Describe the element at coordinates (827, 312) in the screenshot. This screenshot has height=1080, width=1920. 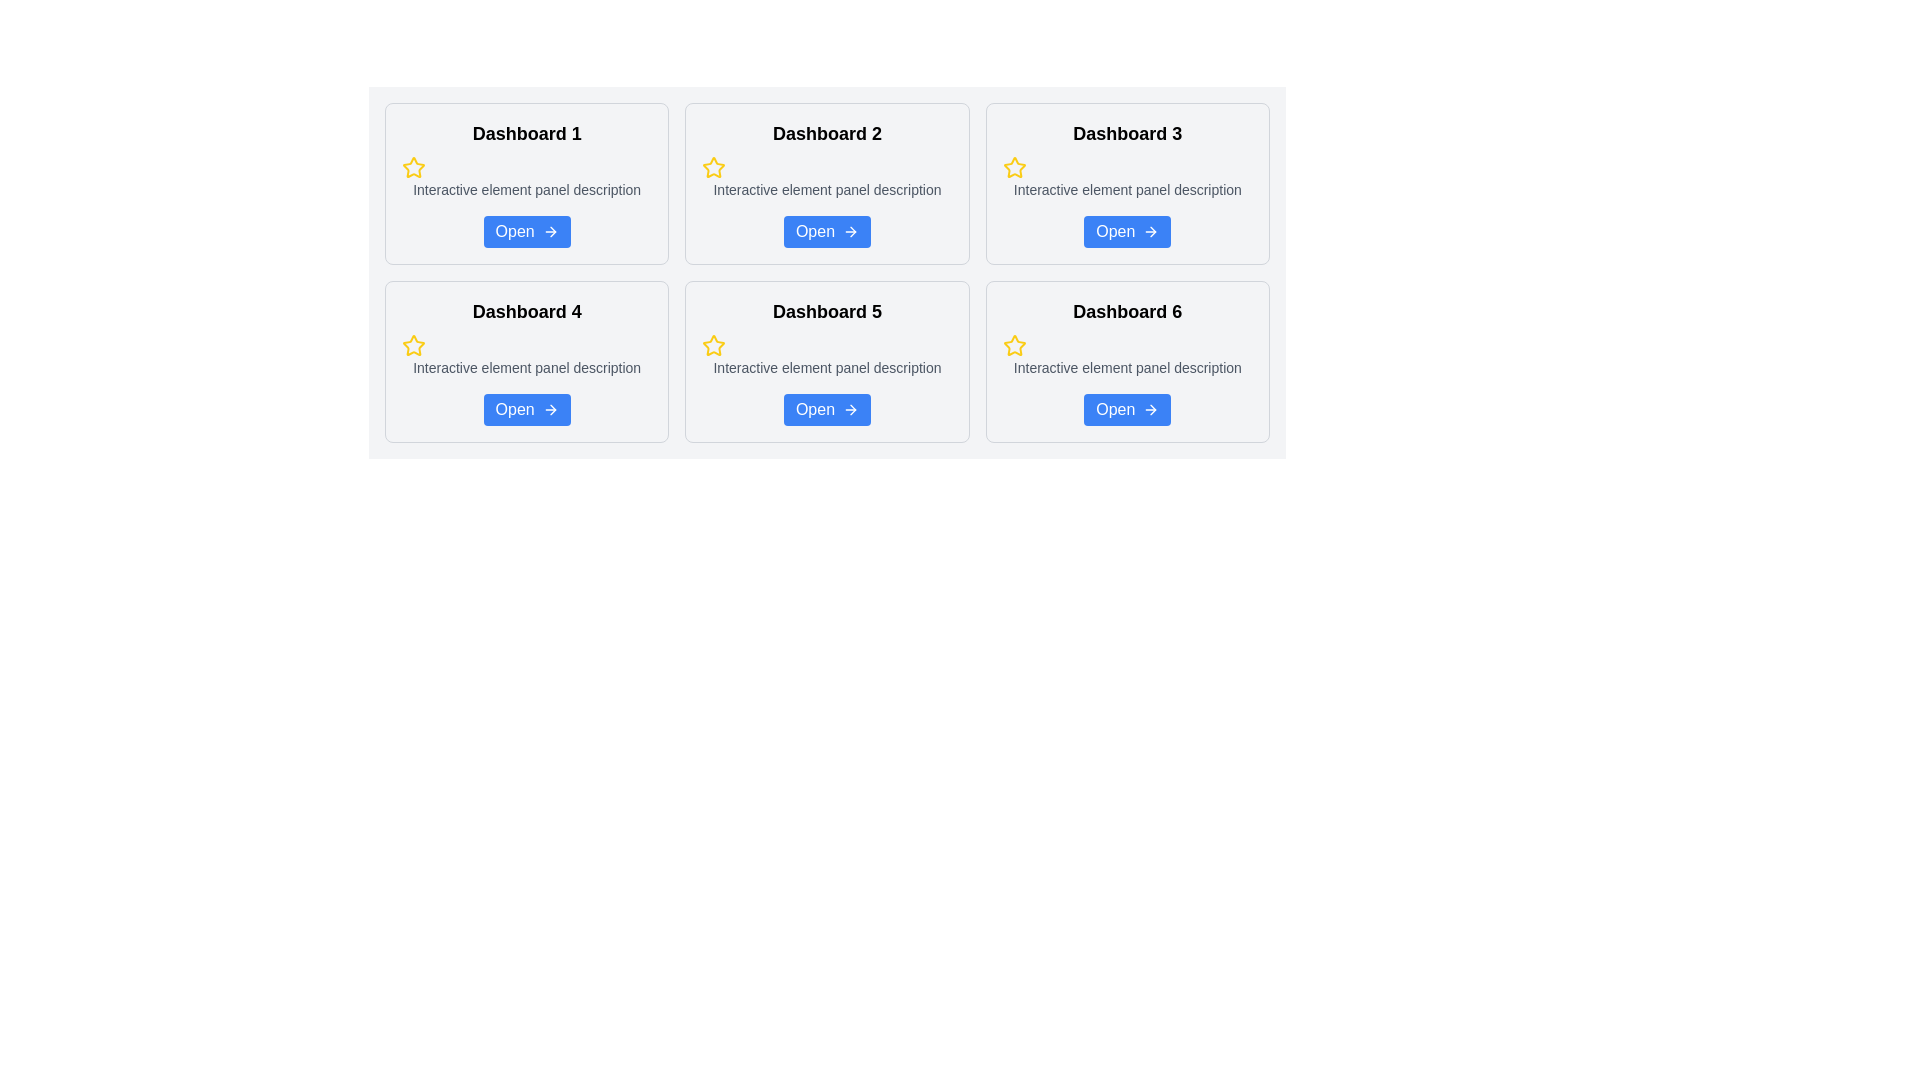
I see `the fifth heading text element in the second row, second column of the grid layout, which serves as the title for its respective panel` at that location.